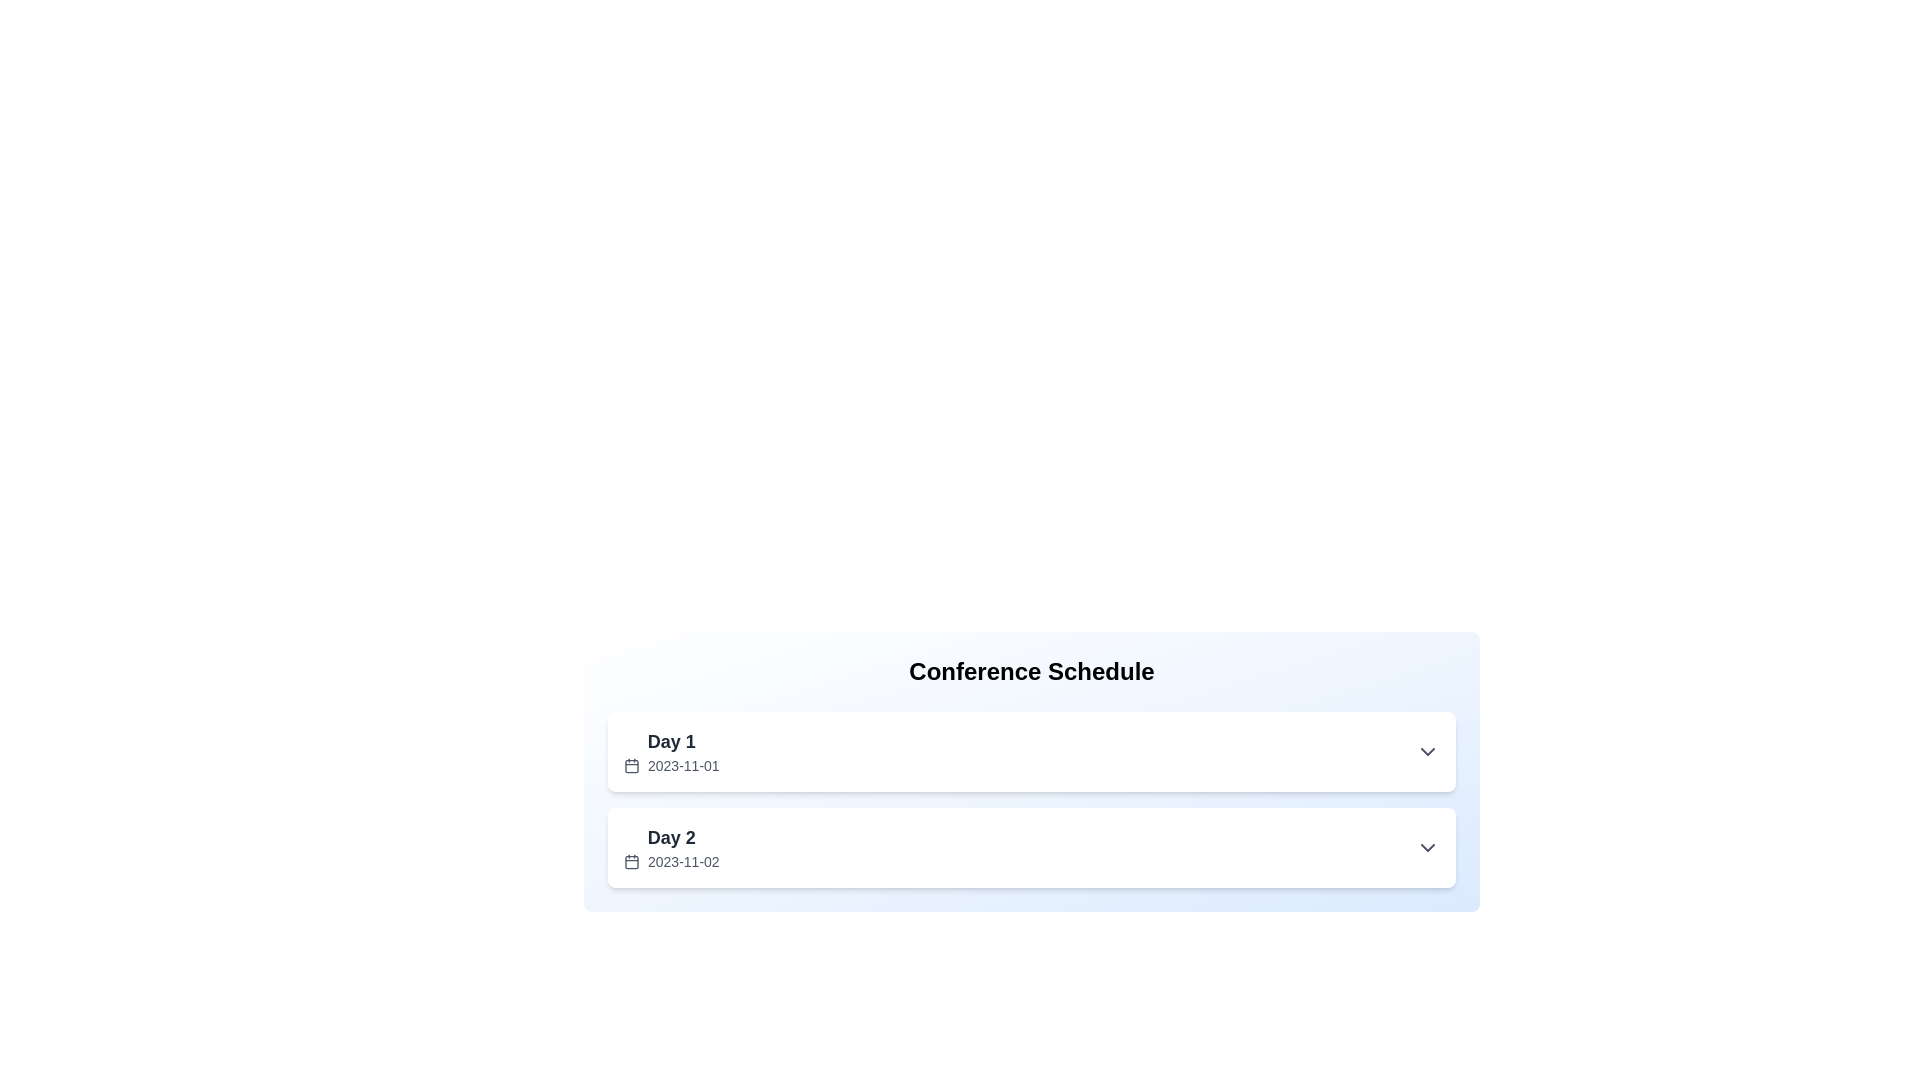 The image size is (1920, 1080). What do you see at coordinates (671, 837) in the screenshot?
I see `text content of the header label for the conference day located below the 'Day 1' section in the 'Conference Schedule'` at bounding box center [671, 837].